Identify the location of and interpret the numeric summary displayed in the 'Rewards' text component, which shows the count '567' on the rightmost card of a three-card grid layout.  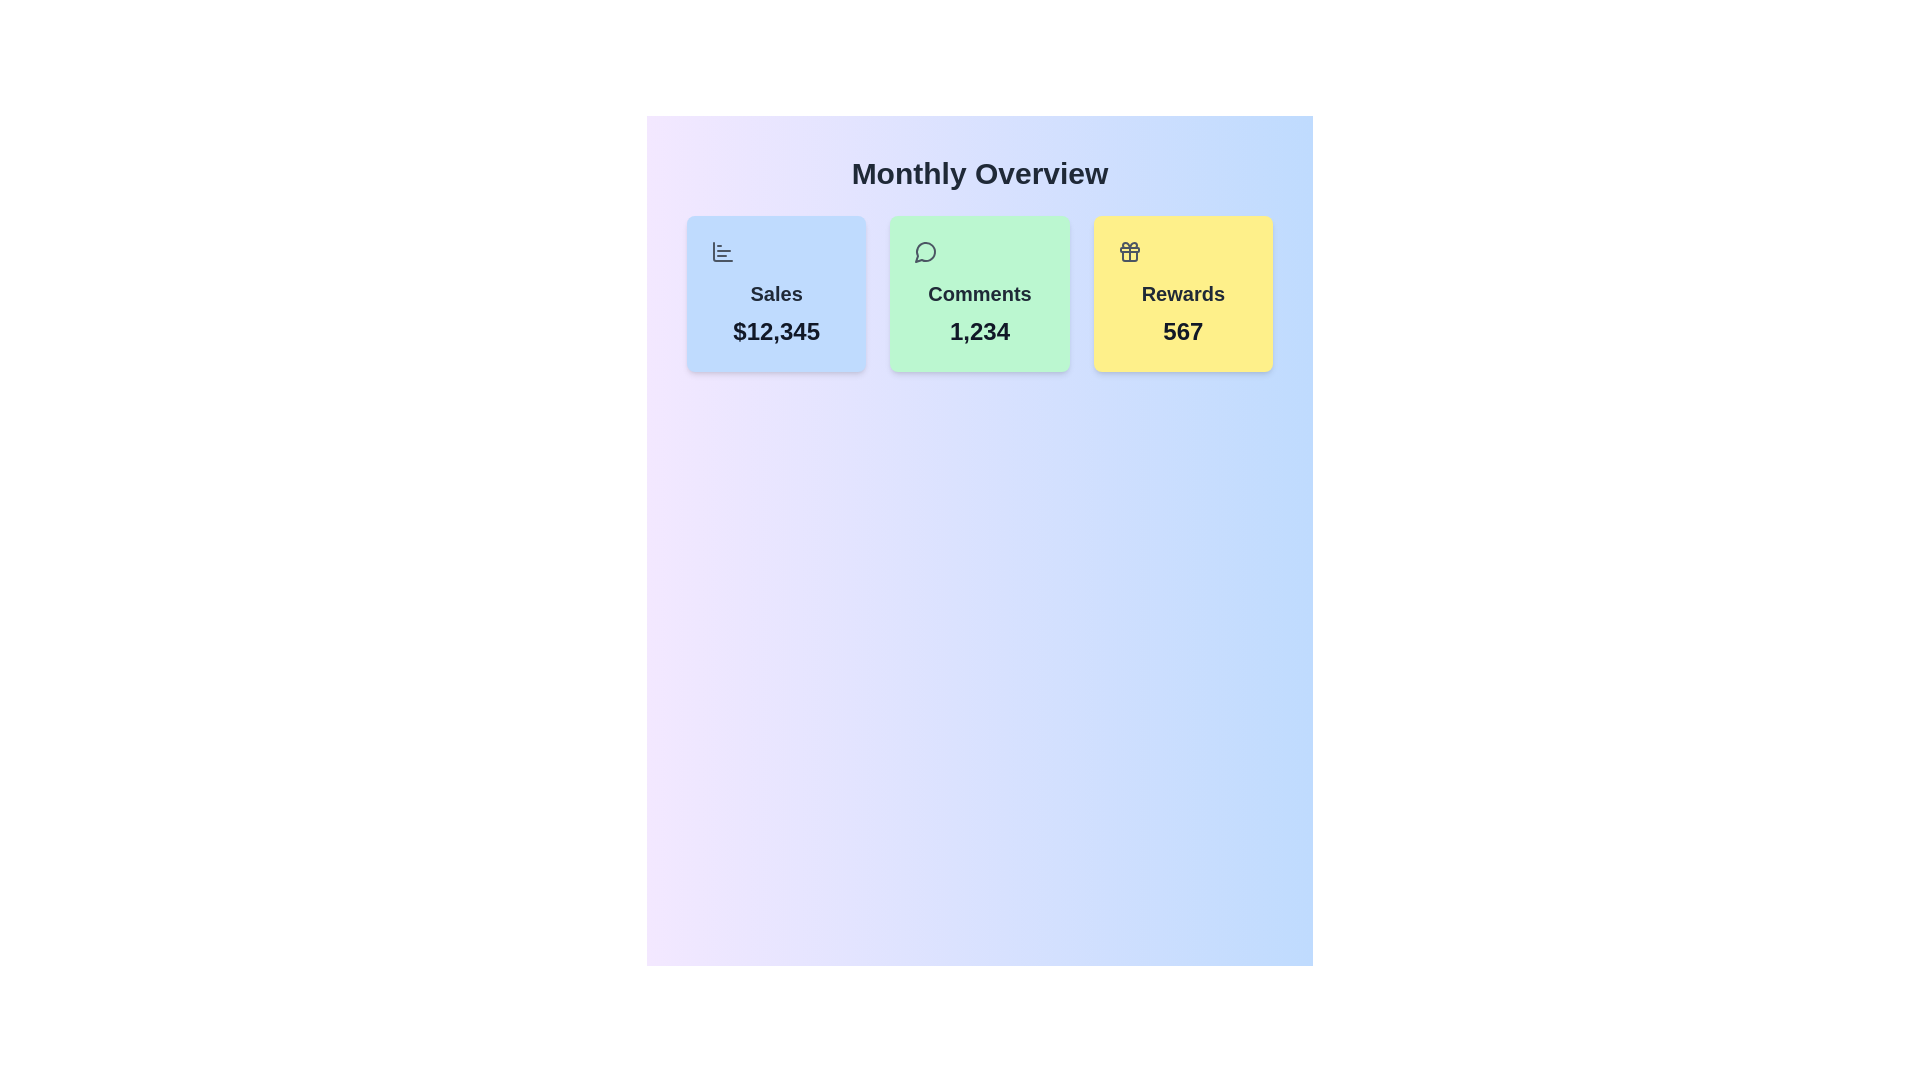
(1183, 293).